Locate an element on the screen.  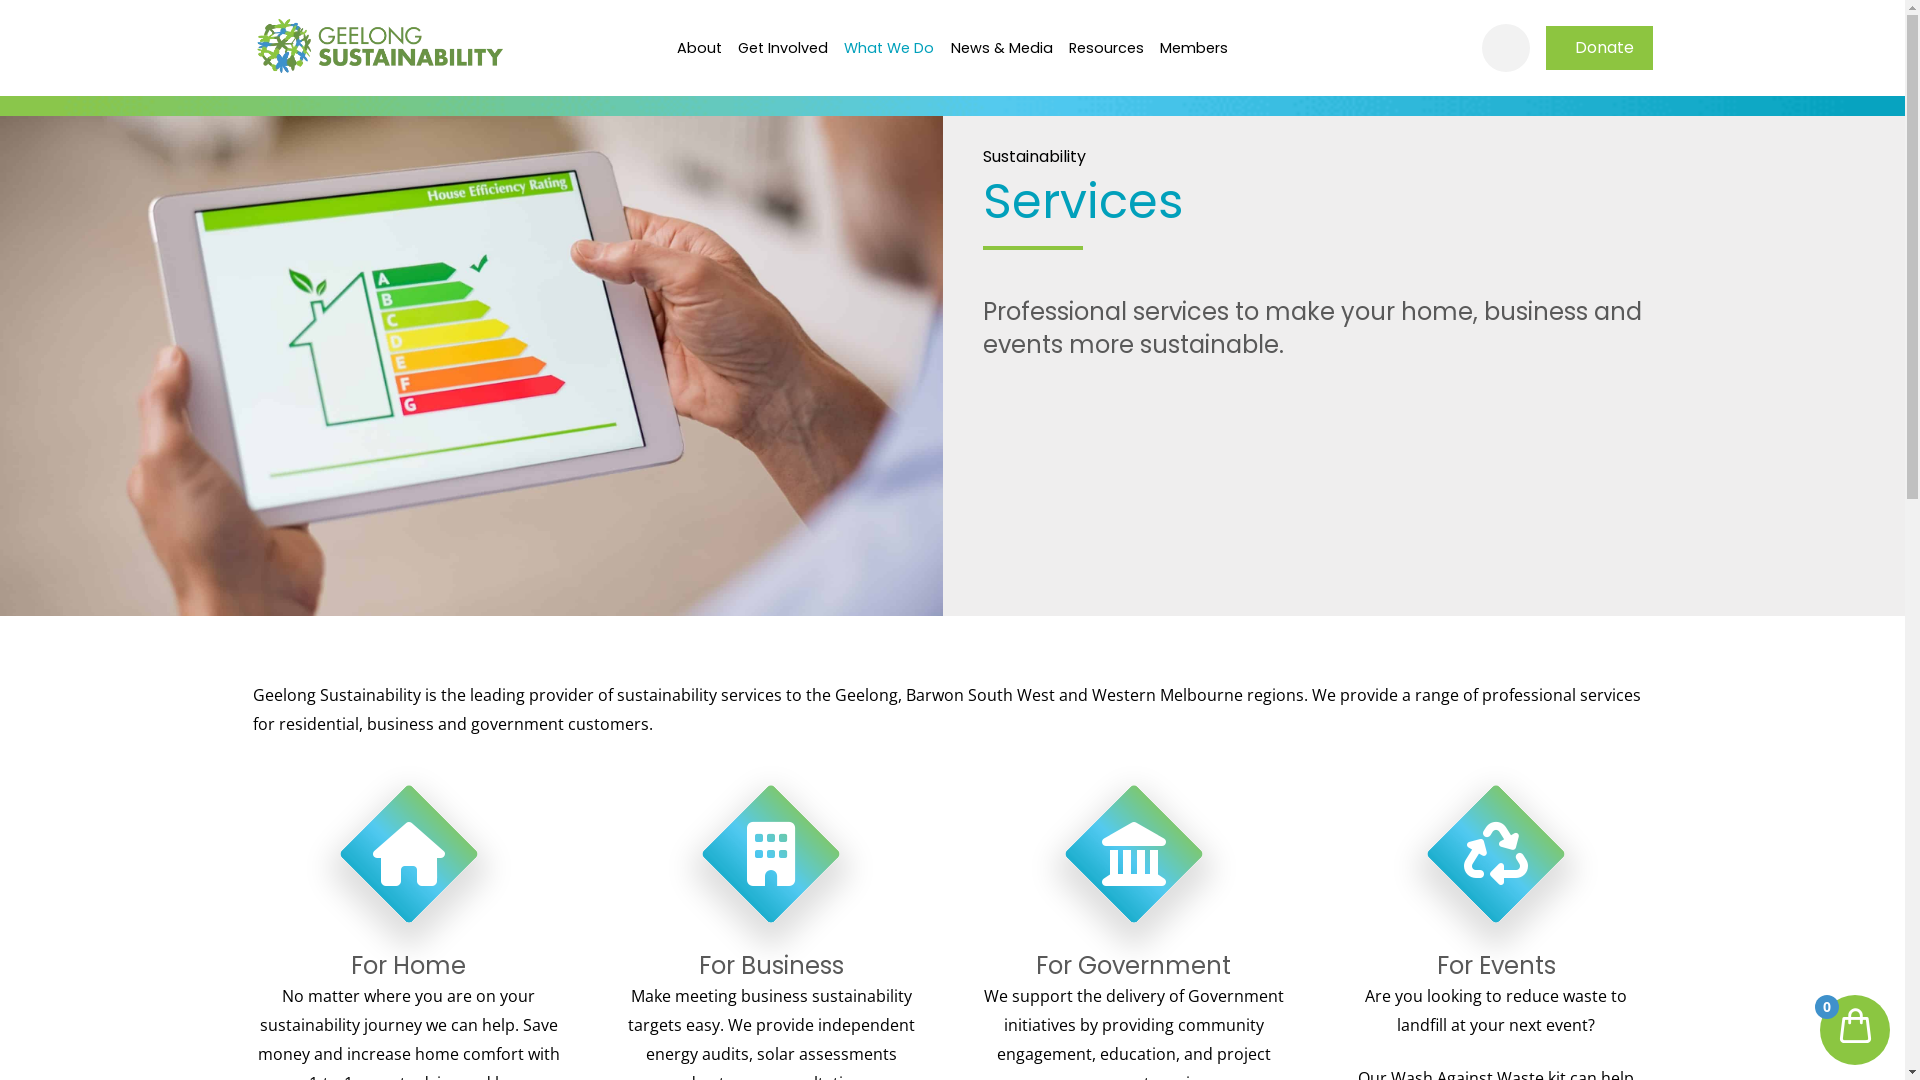
'Donate' is located at coordinates (1544, 46).